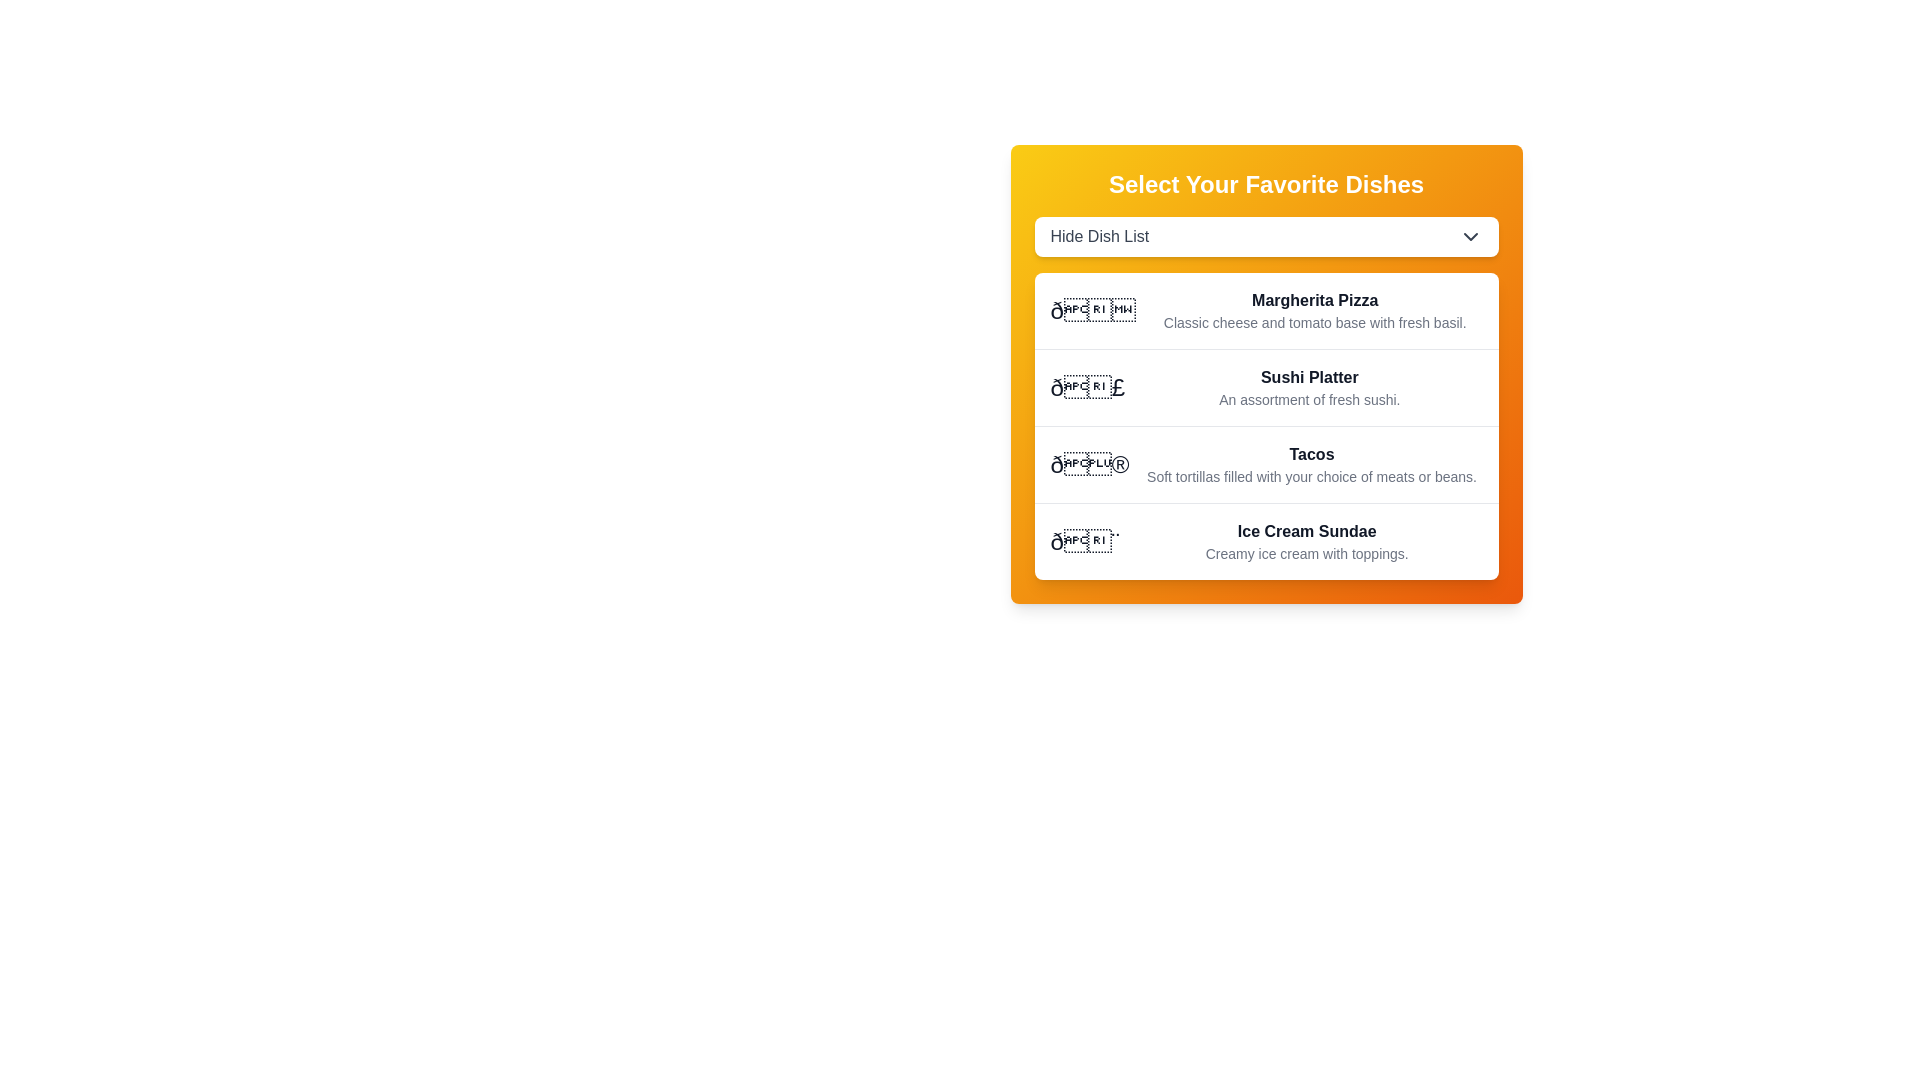 The width and height of the screenshot is (1920, 1080). I want to click on descriptive text element located beneath the bold title 'Margherita Pizza', which provides additional information about the dish's ingredients and style, so click(1315, 322).